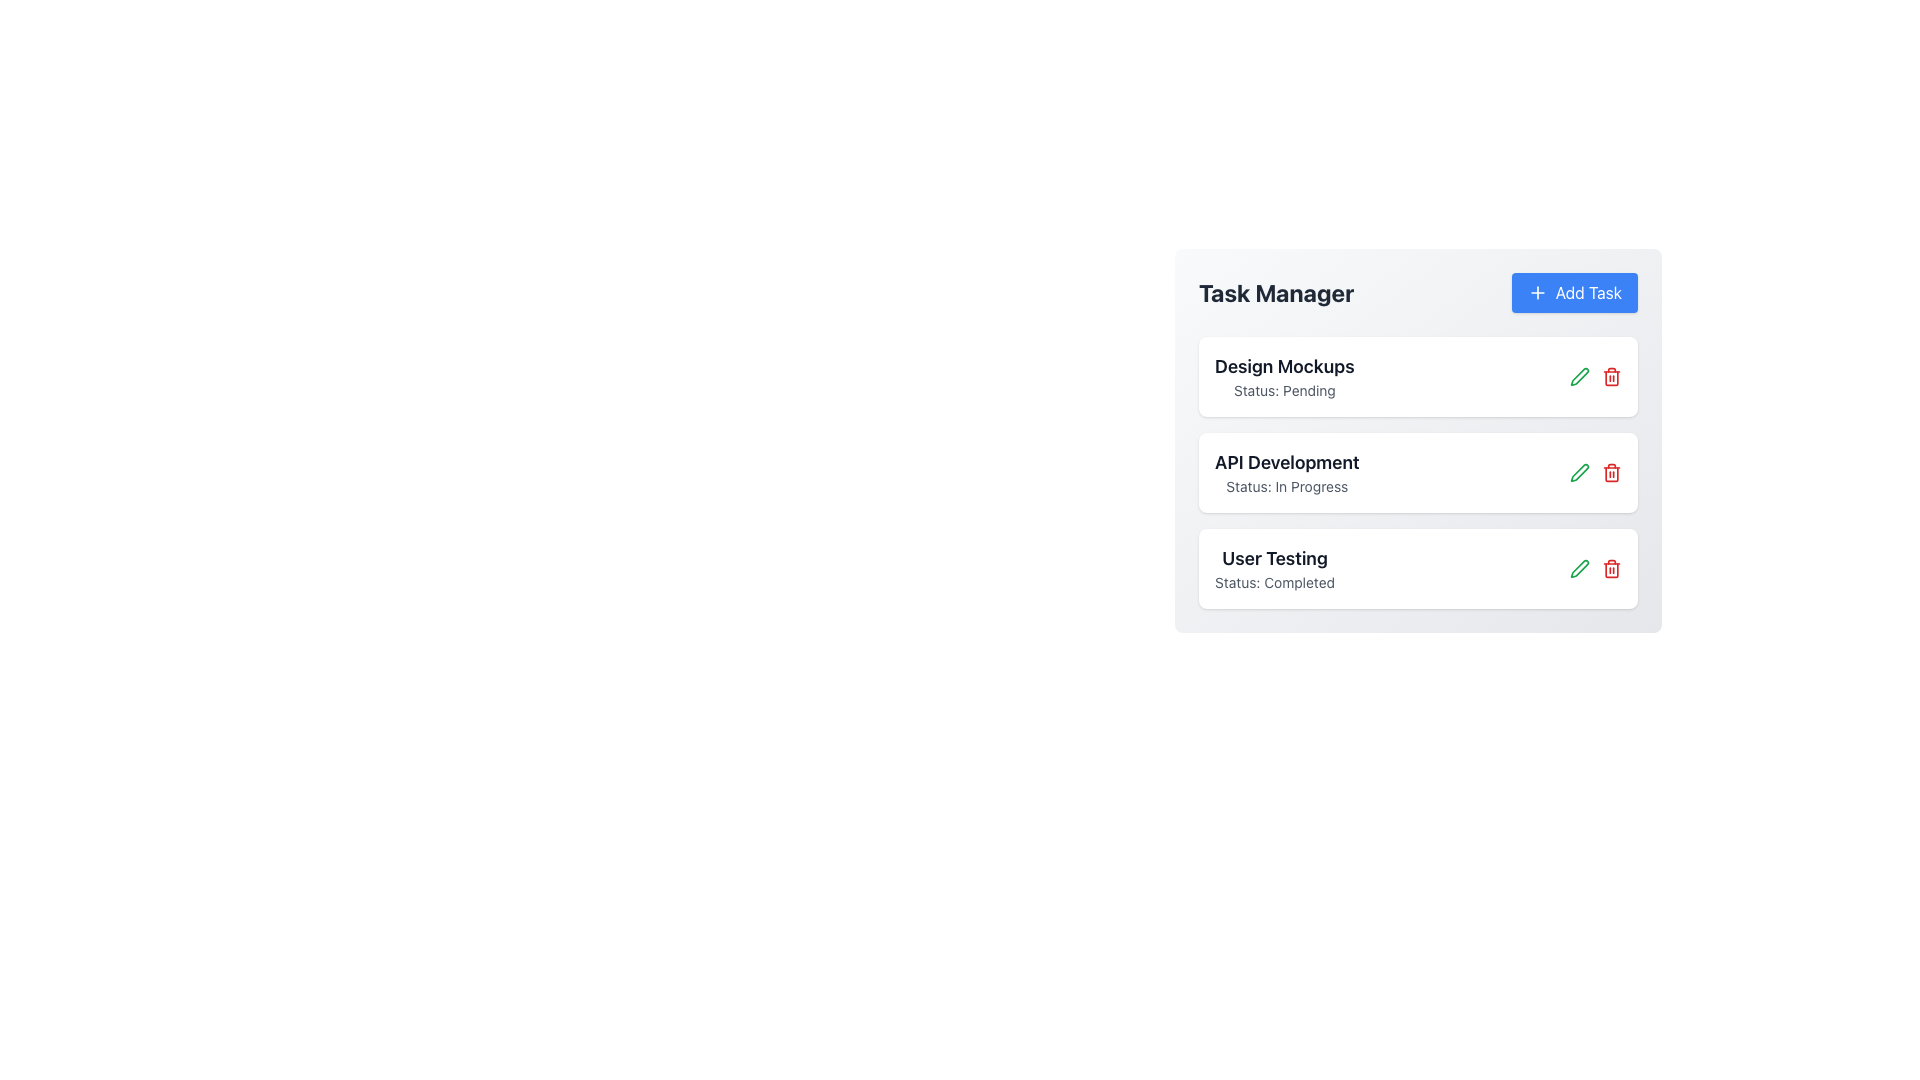 This screenshot has width=1920, height=1080. I want to click on the task item labeled 'User Testing' in the Task Manager interface, so click(1417, 569).